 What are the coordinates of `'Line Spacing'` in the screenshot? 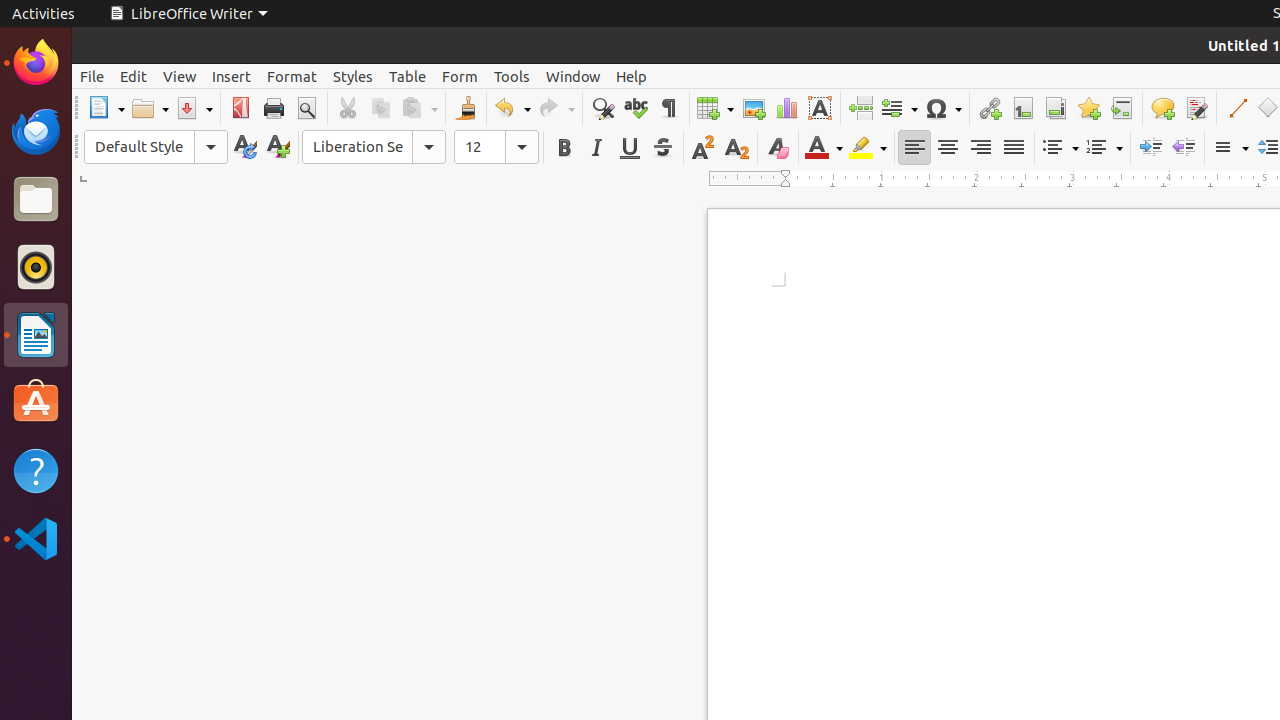 It's located at (1228, 146).